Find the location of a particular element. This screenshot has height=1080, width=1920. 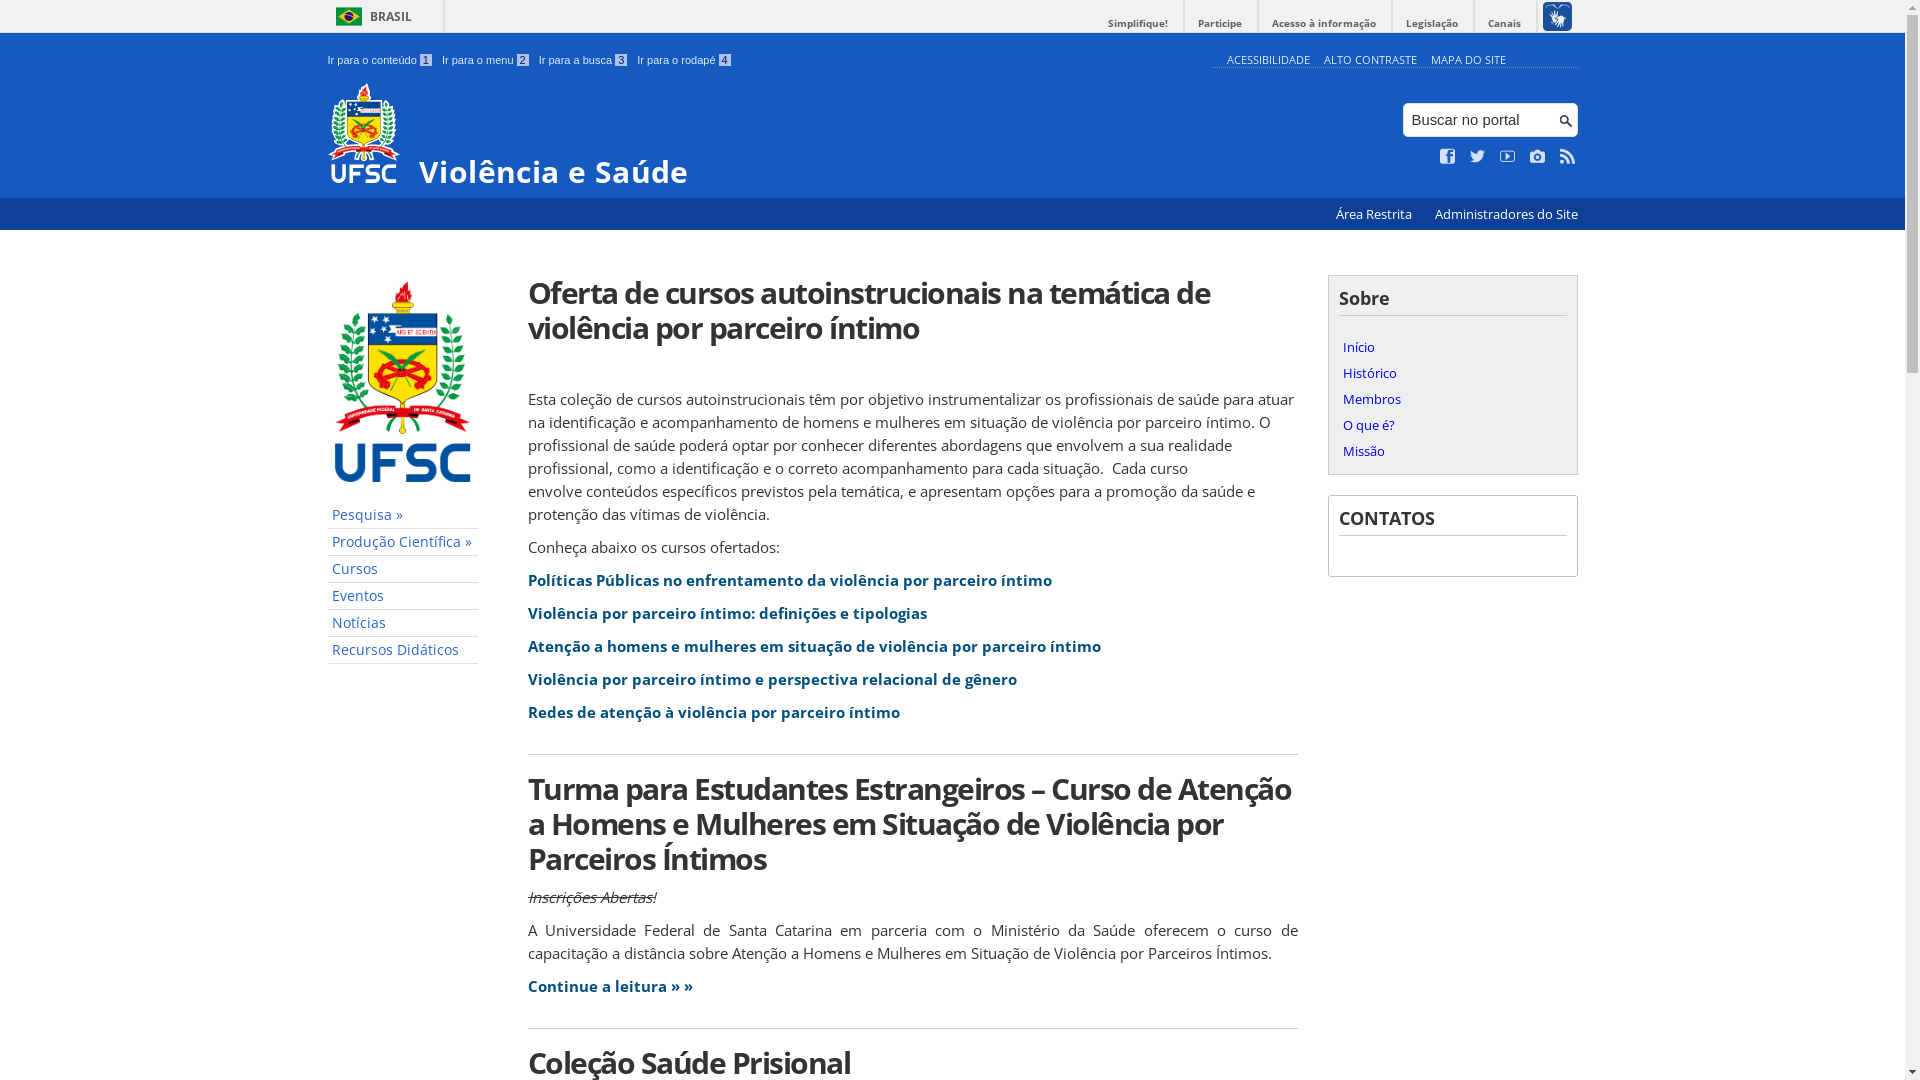

'Canais' is located at coordinates (1473, 23).